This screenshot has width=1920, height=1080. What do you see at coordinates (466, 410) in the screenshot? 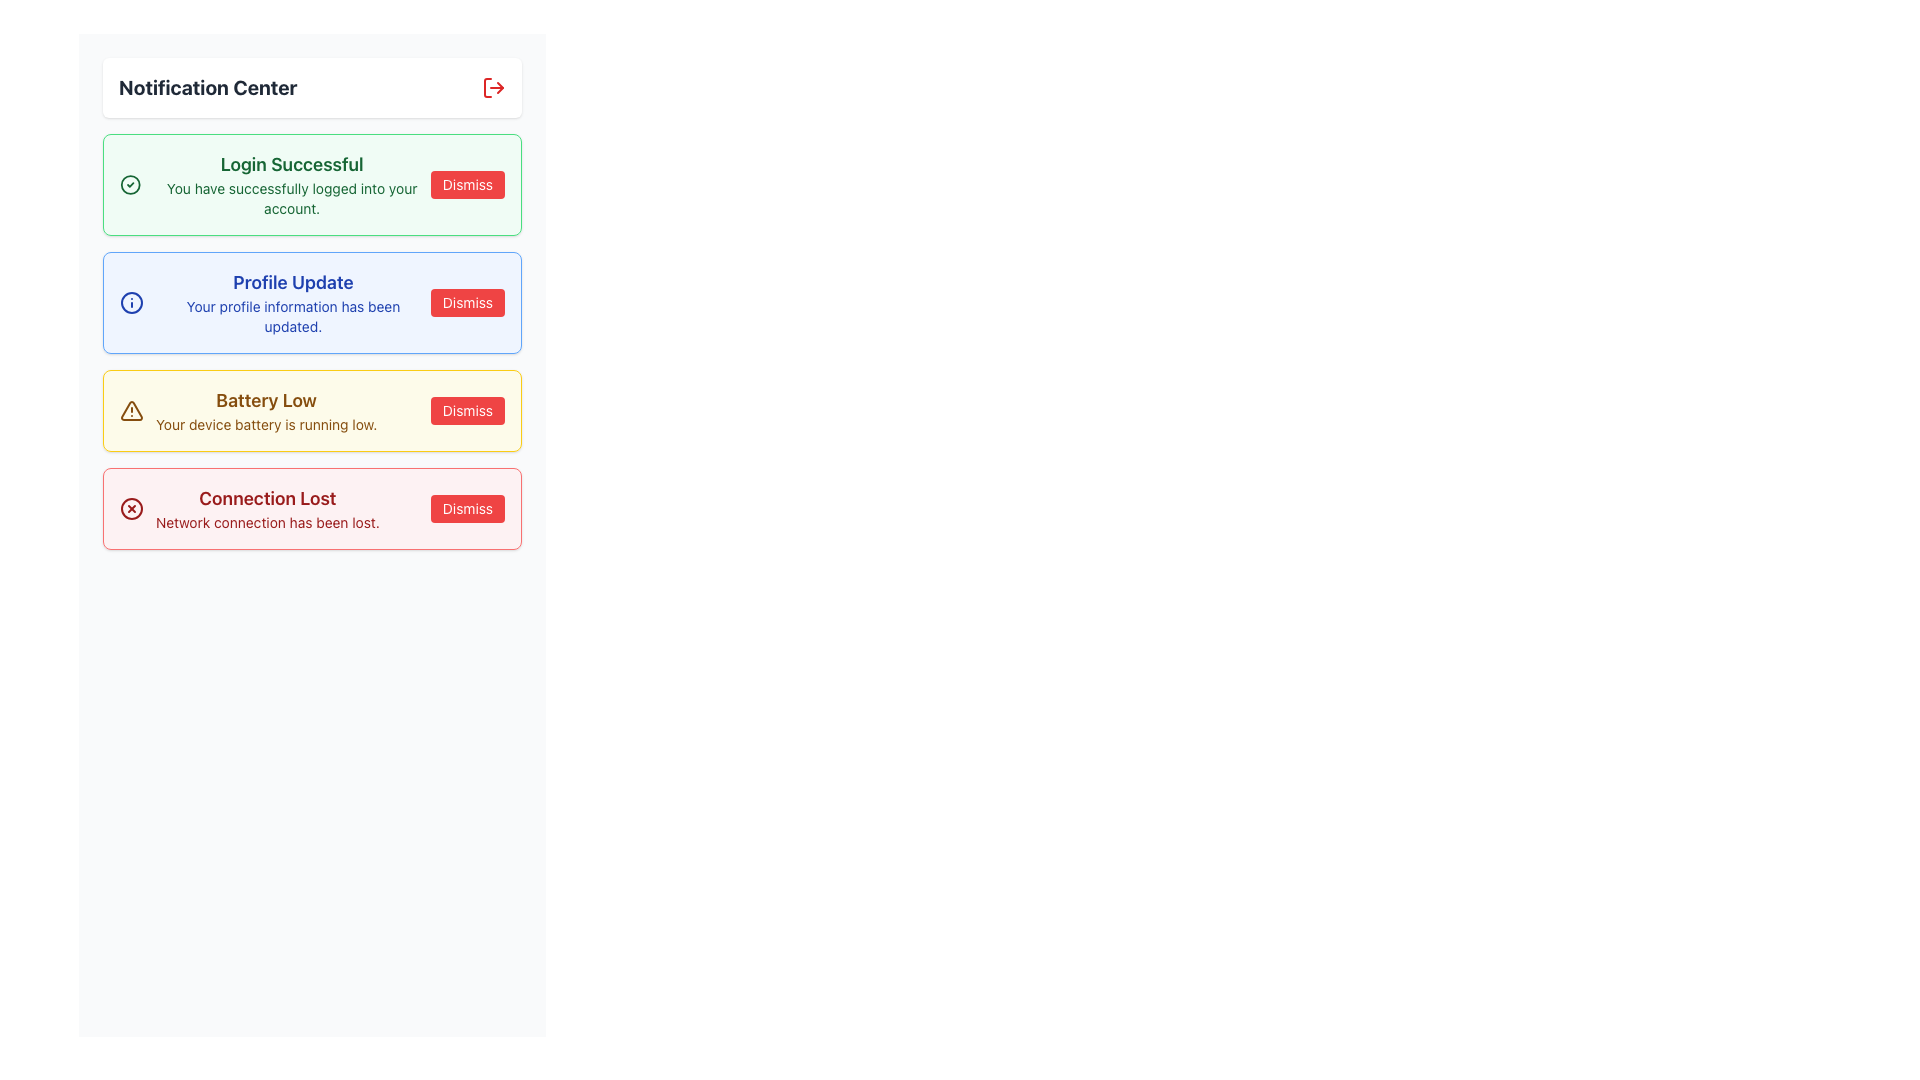
I see `the 'Dismiss' button, a red rectangular button with white text, located at the far right of the notification card warning about low battery` at bounding box center [466, 410].